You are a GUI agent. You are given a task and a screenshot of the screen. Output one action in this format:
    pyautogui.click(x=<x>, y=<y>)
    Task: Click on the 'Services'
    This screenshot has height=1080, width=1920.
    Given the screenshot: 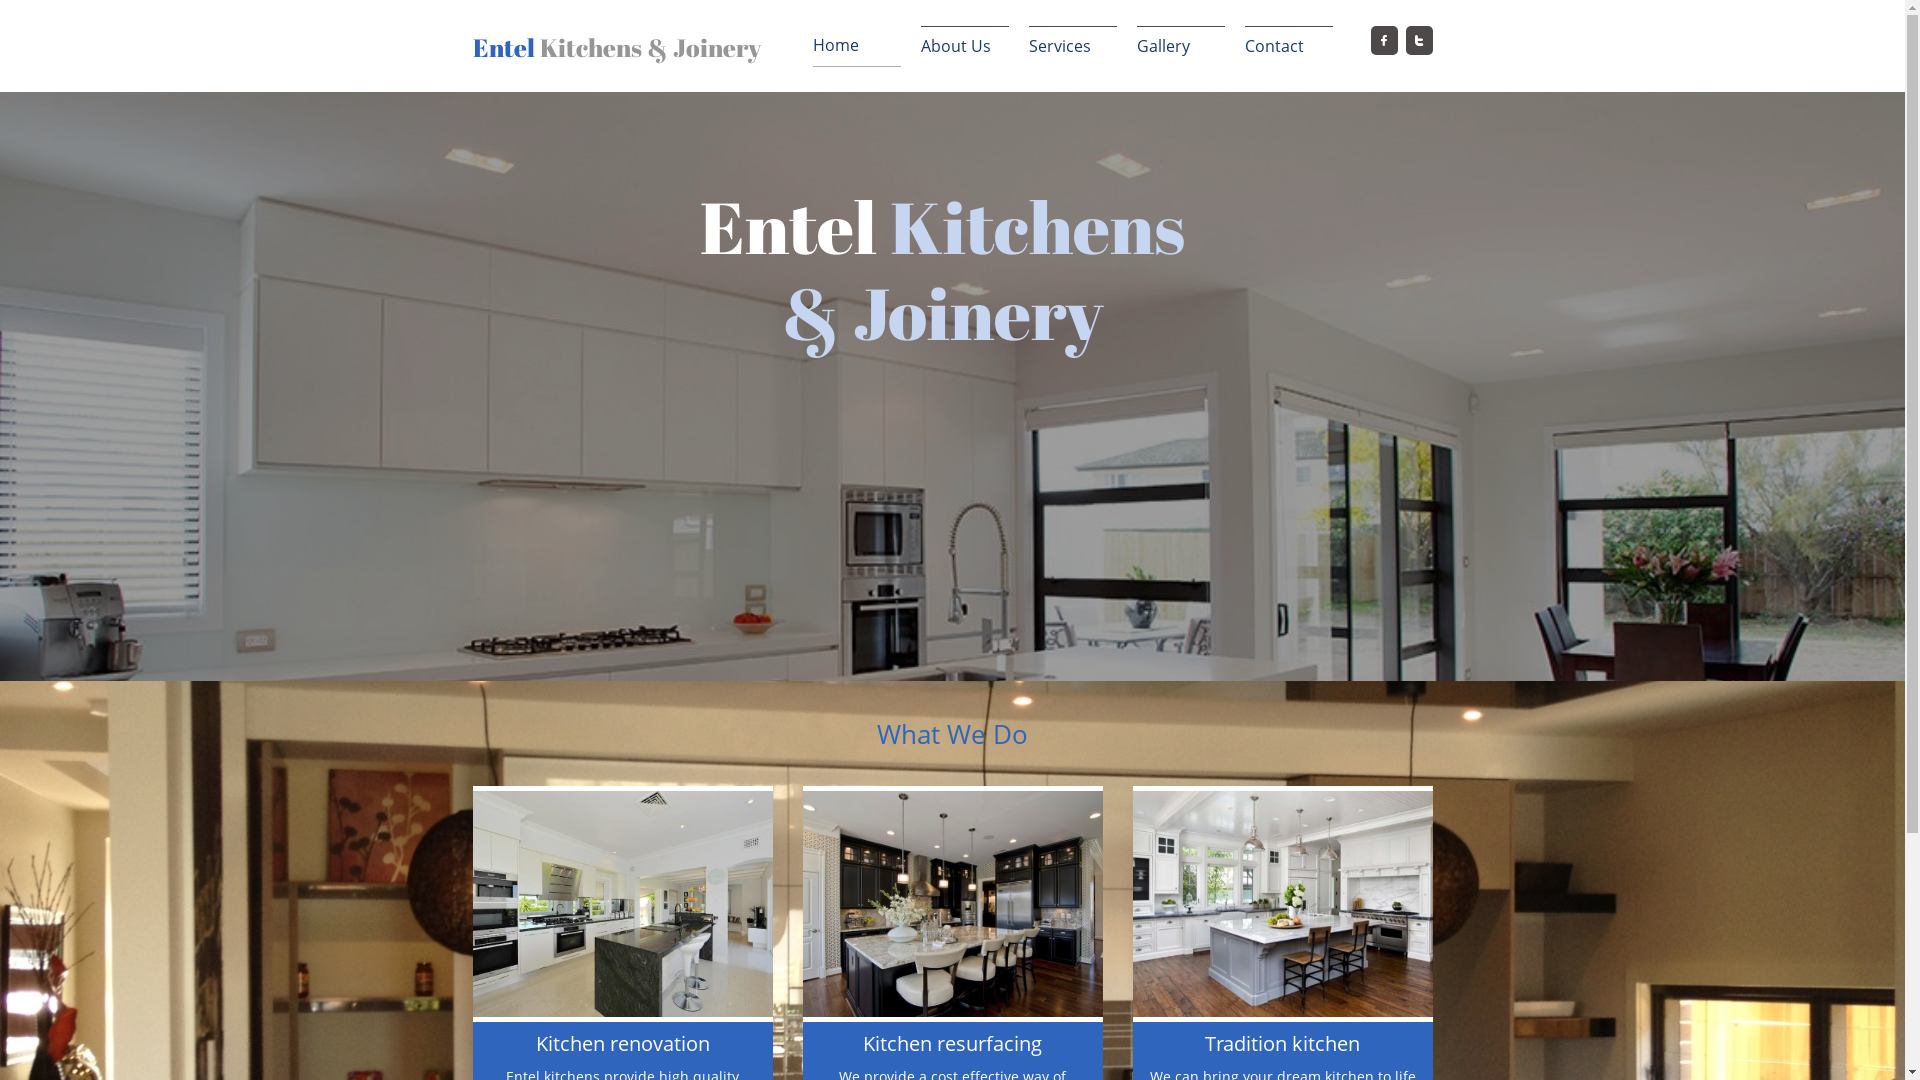 What is the action you would take?
    pyautogui.click(x=1070, y=45)
    